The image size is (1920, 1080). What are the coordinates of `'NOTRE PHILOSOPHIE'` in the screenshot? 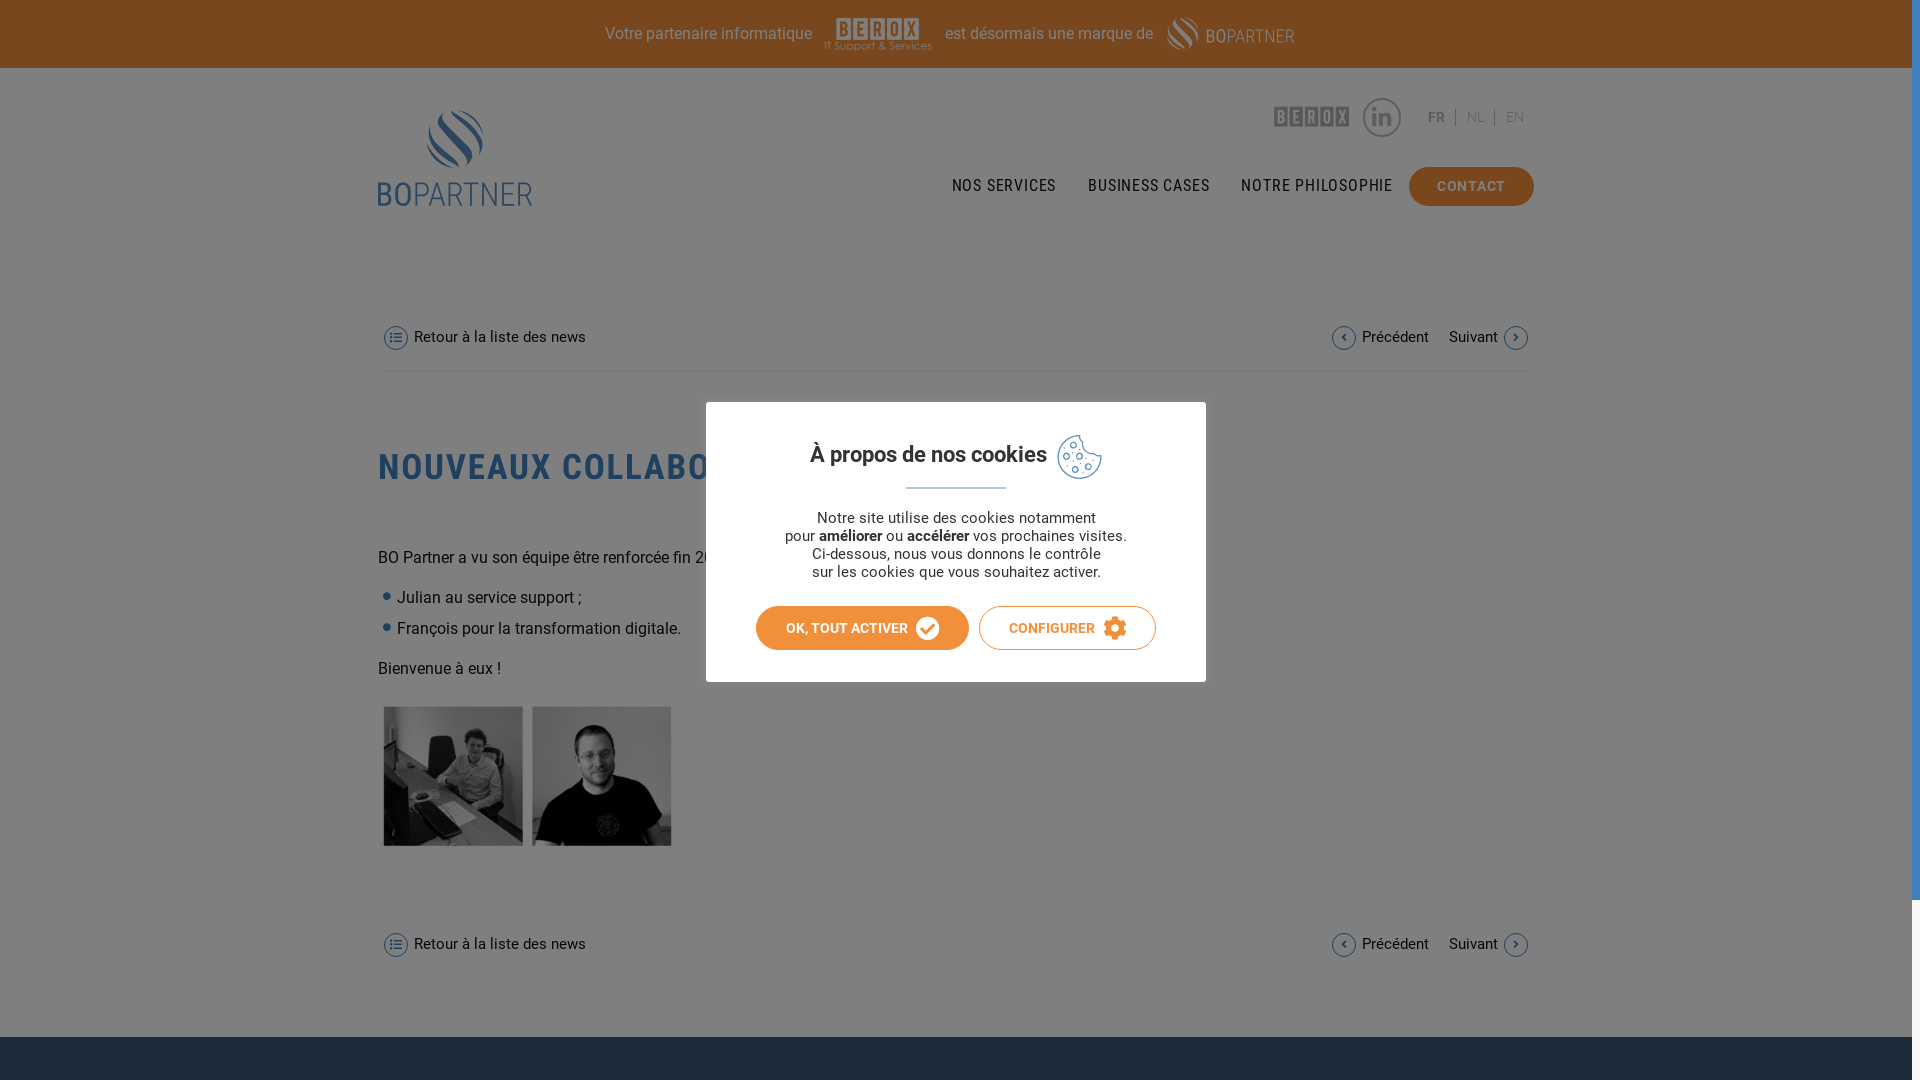 It's located at (1316, 185).